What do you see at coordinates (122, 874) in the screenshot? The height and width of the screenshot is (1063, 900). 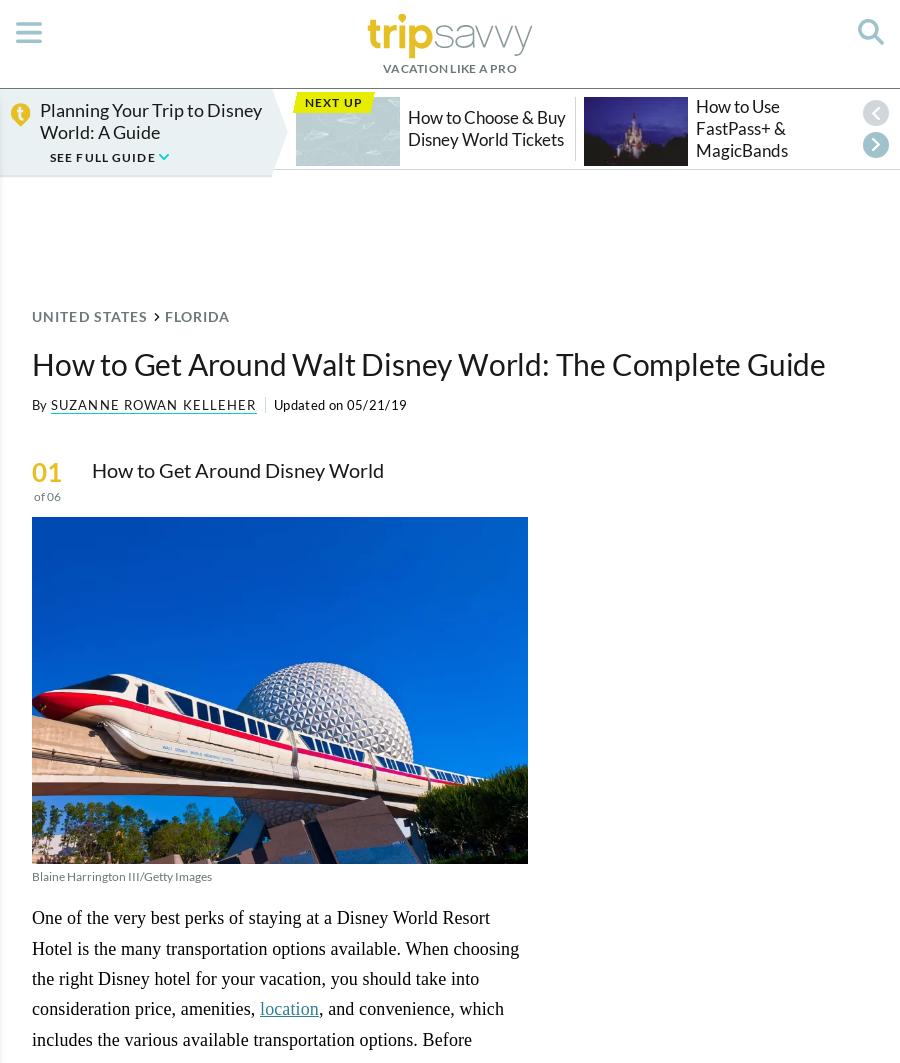 I see `'Blaine Harrington III/Getty Images'` at bounding box center [122, 874].